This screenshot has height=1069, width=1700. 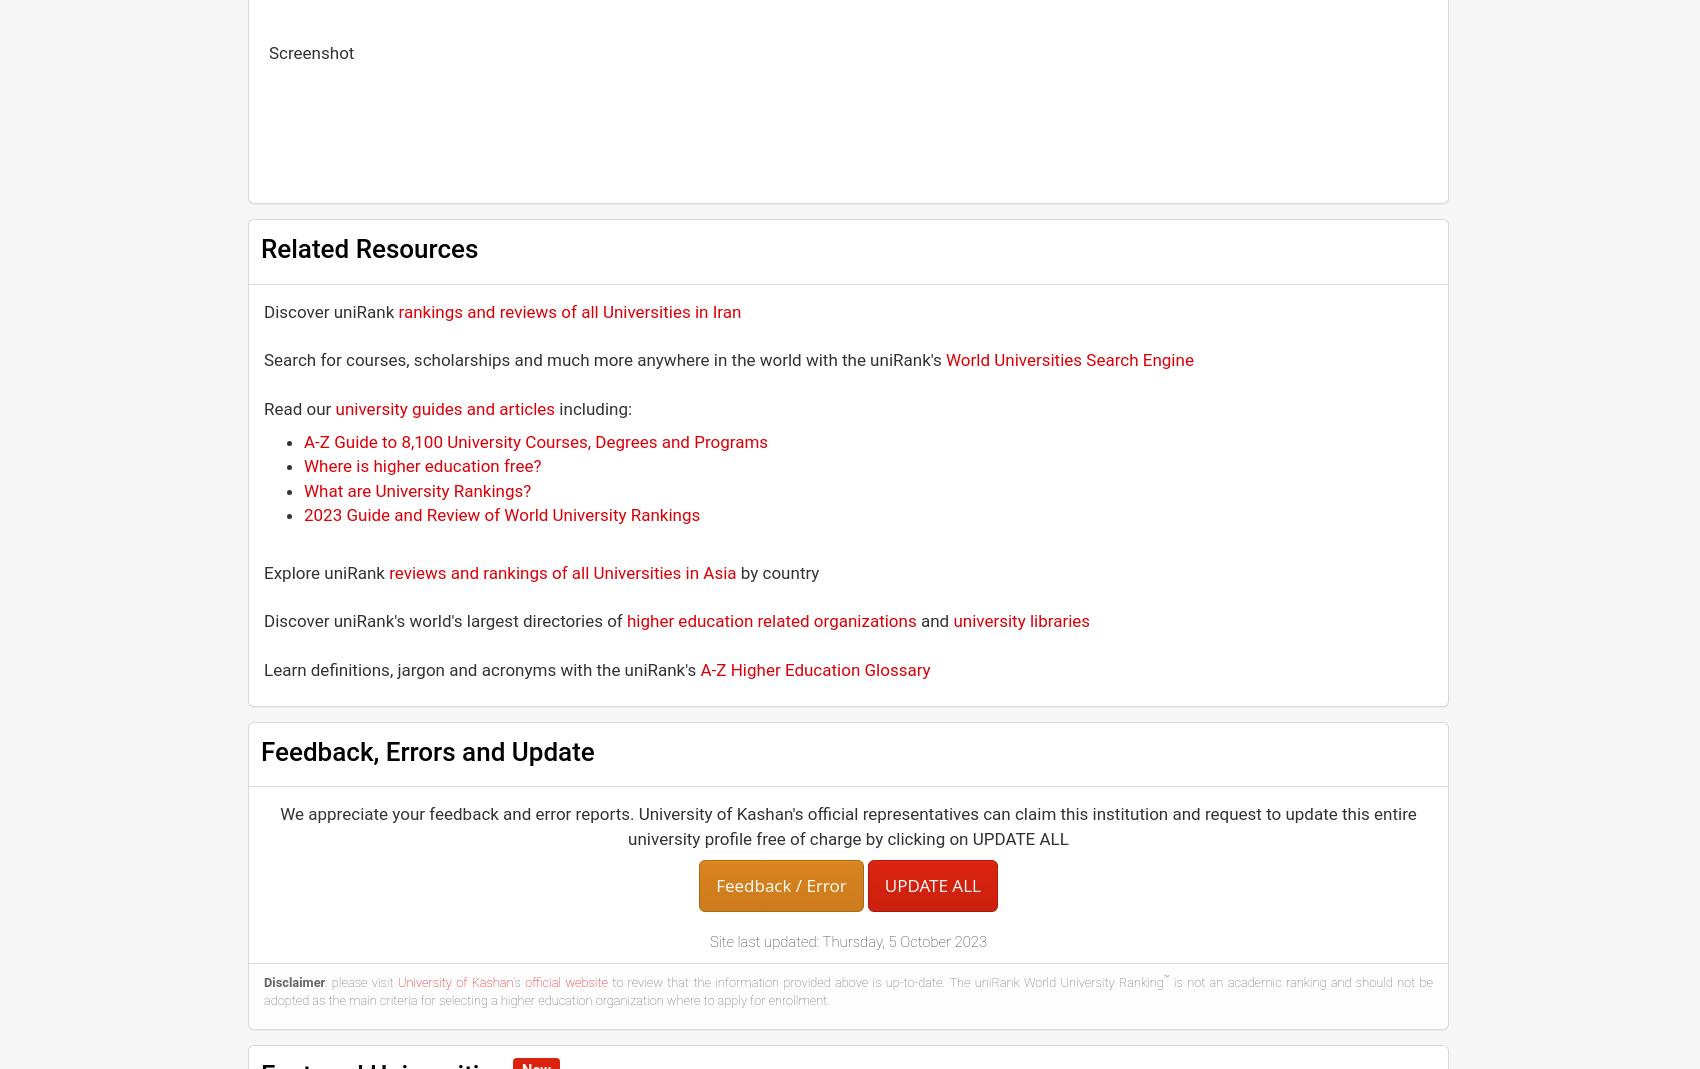 I want to click on 'Feedback / Error', so click(x=779, y=883).